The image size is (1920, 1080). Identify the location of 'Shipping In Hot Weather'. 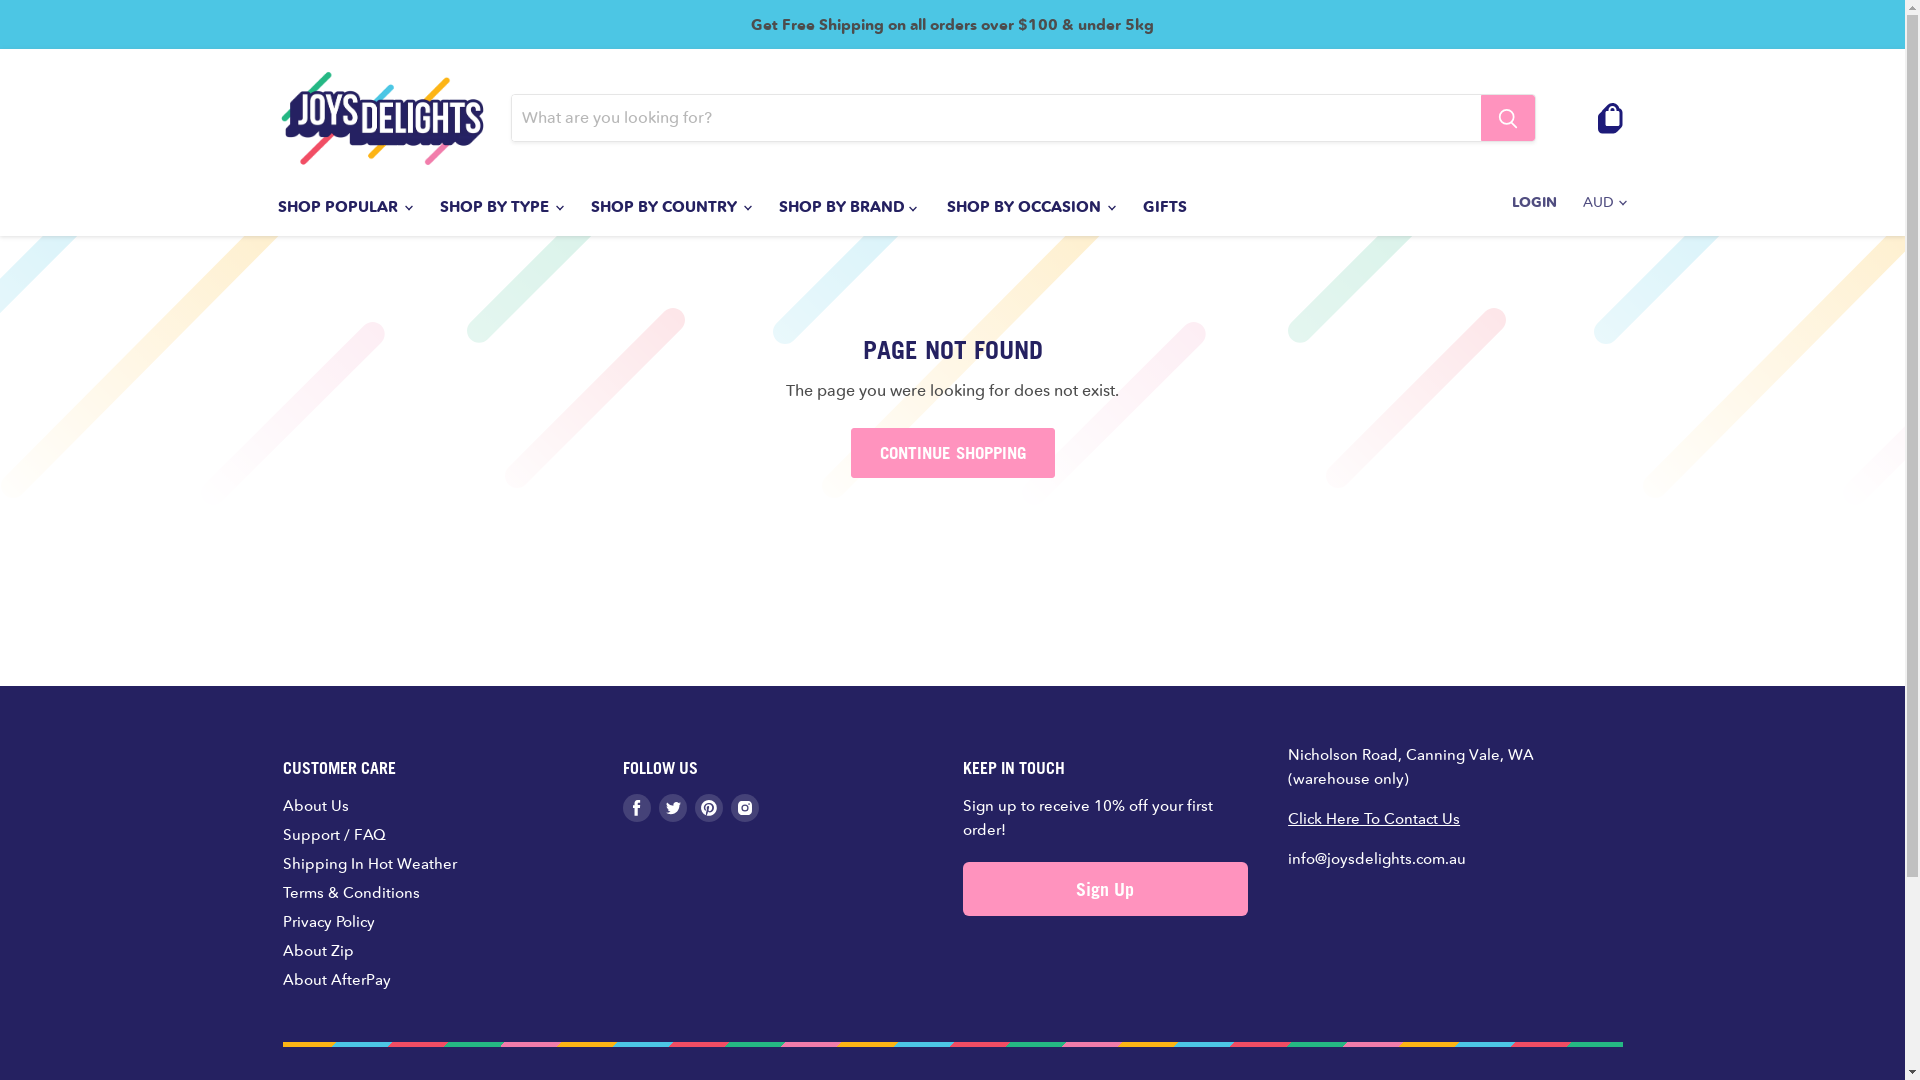
(369, 862).